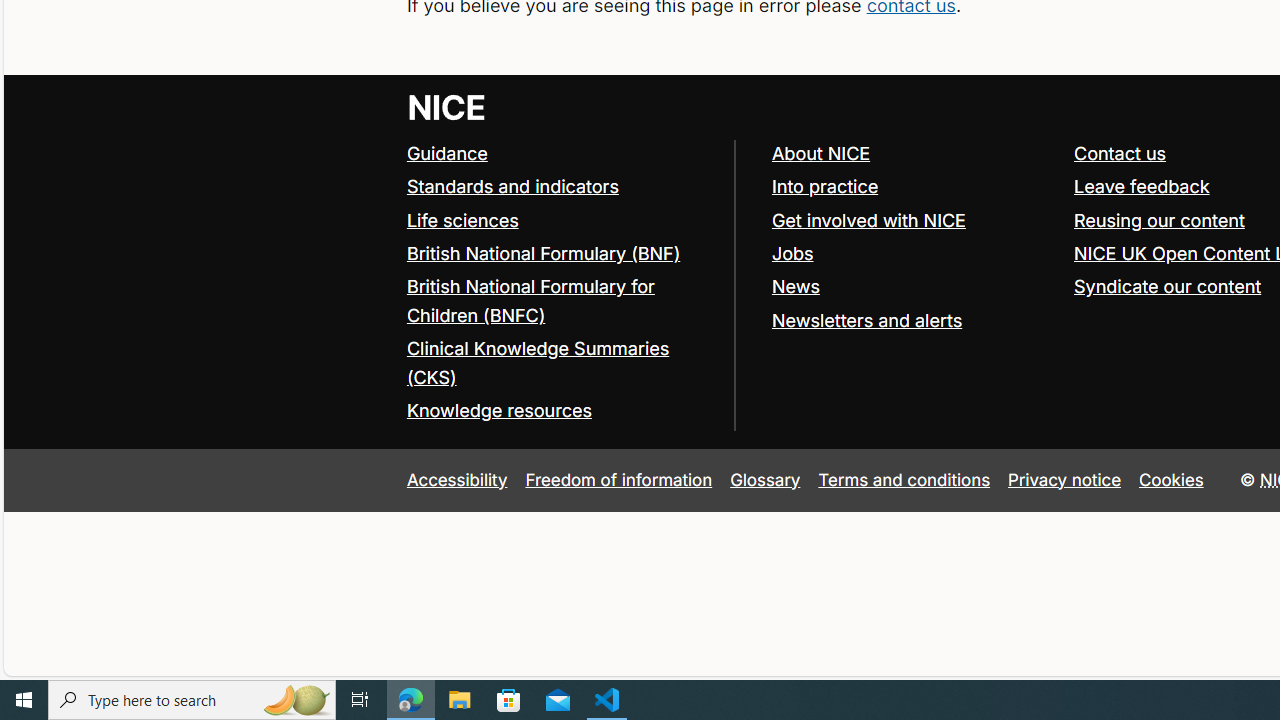 The height and width of the screenshot is (720, 1280). Describe the element at coordinates (617, 479) in the screenshot. I see `'Freedom of information'` at that location.